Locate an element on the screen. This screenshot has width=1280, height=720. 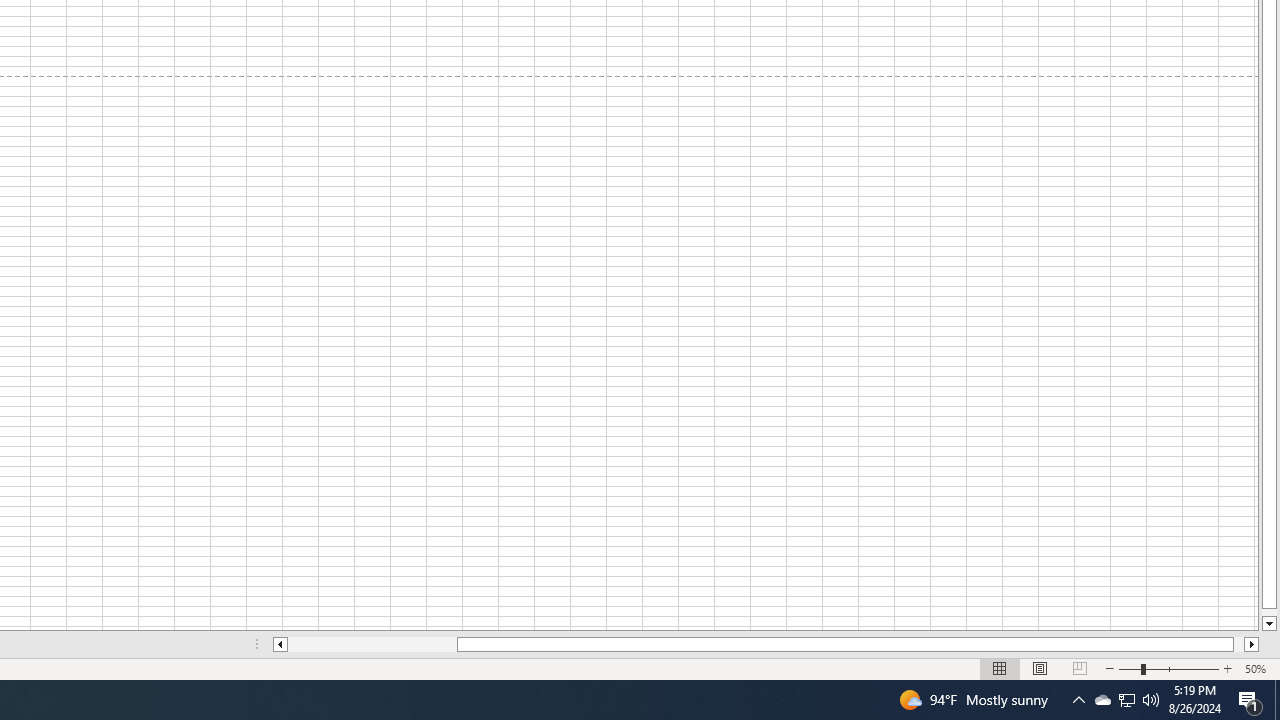
'Column right' is located at coordinates (1251, 644).